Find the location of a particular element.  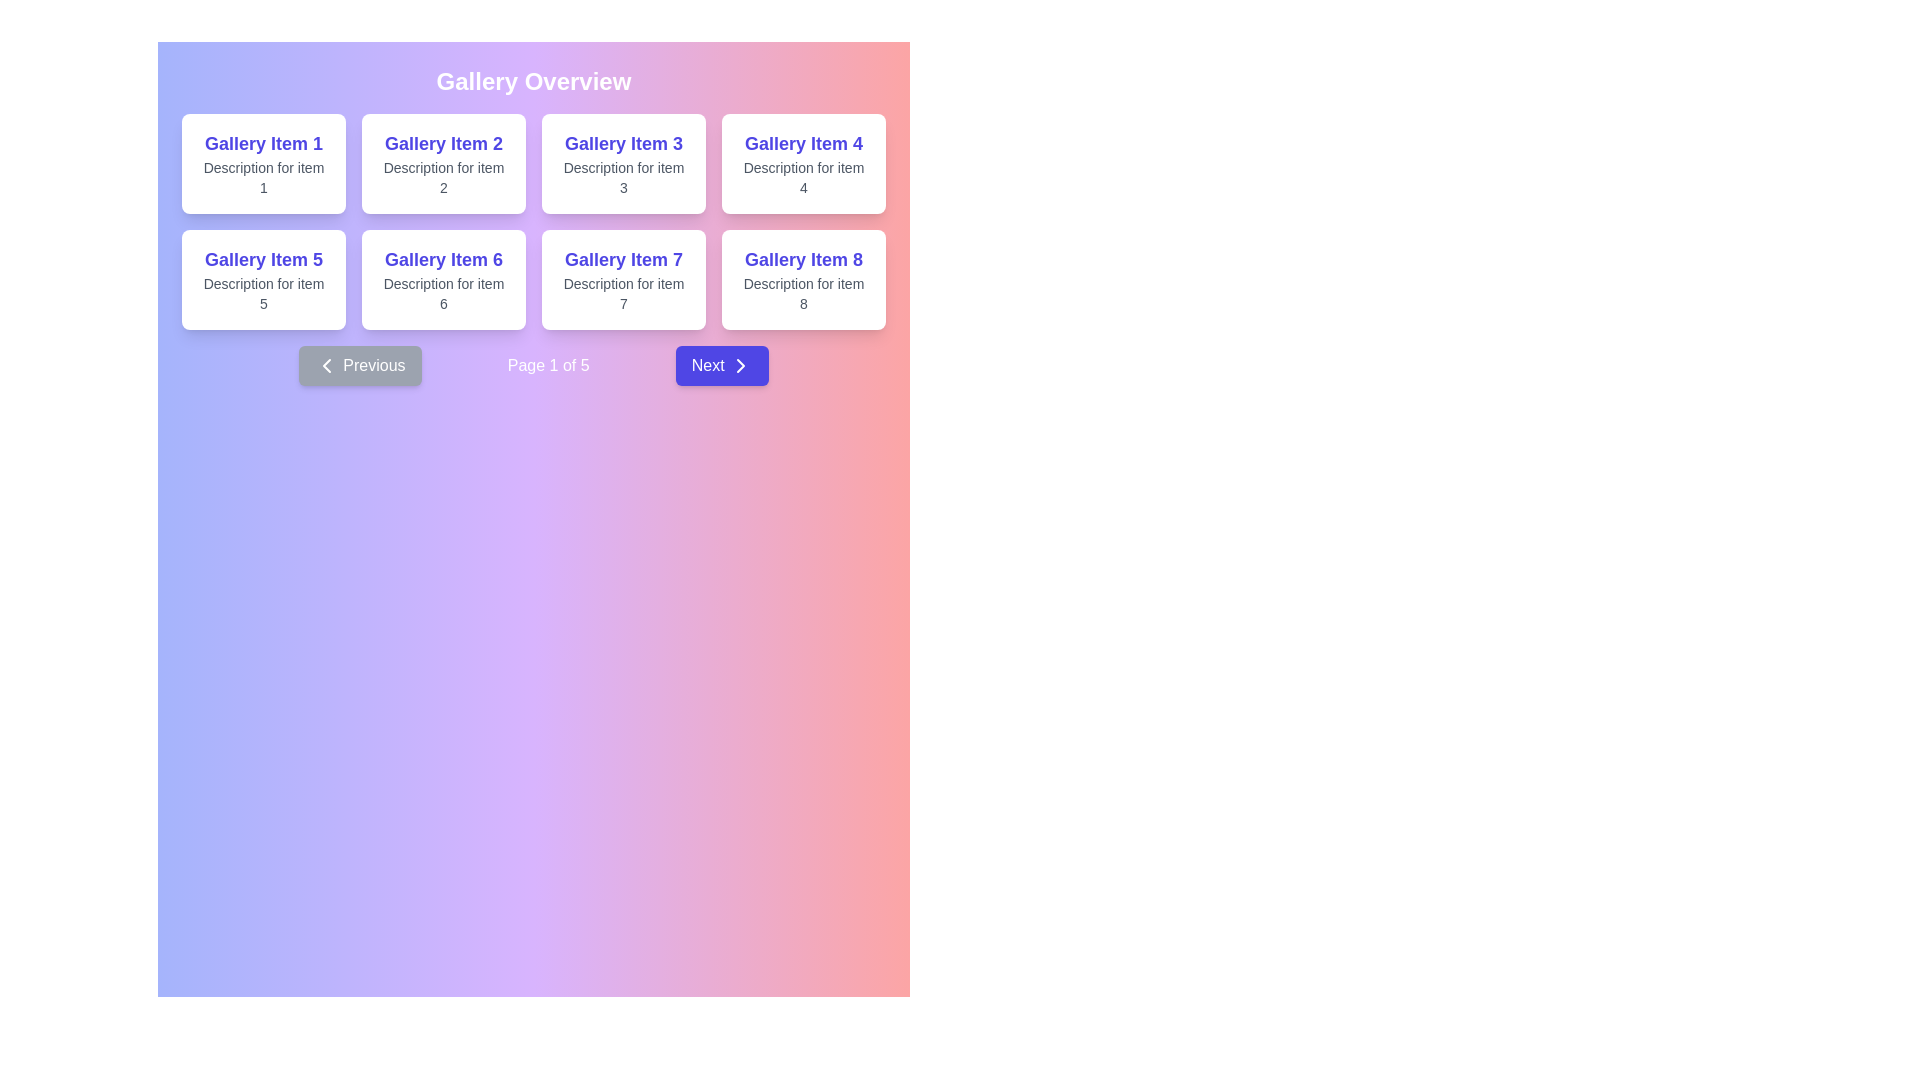

the text label displaying 'Description for item 8' located at the bottom center of the card labeled 'Gallery Item 8' is located at coordinates (804, 293).